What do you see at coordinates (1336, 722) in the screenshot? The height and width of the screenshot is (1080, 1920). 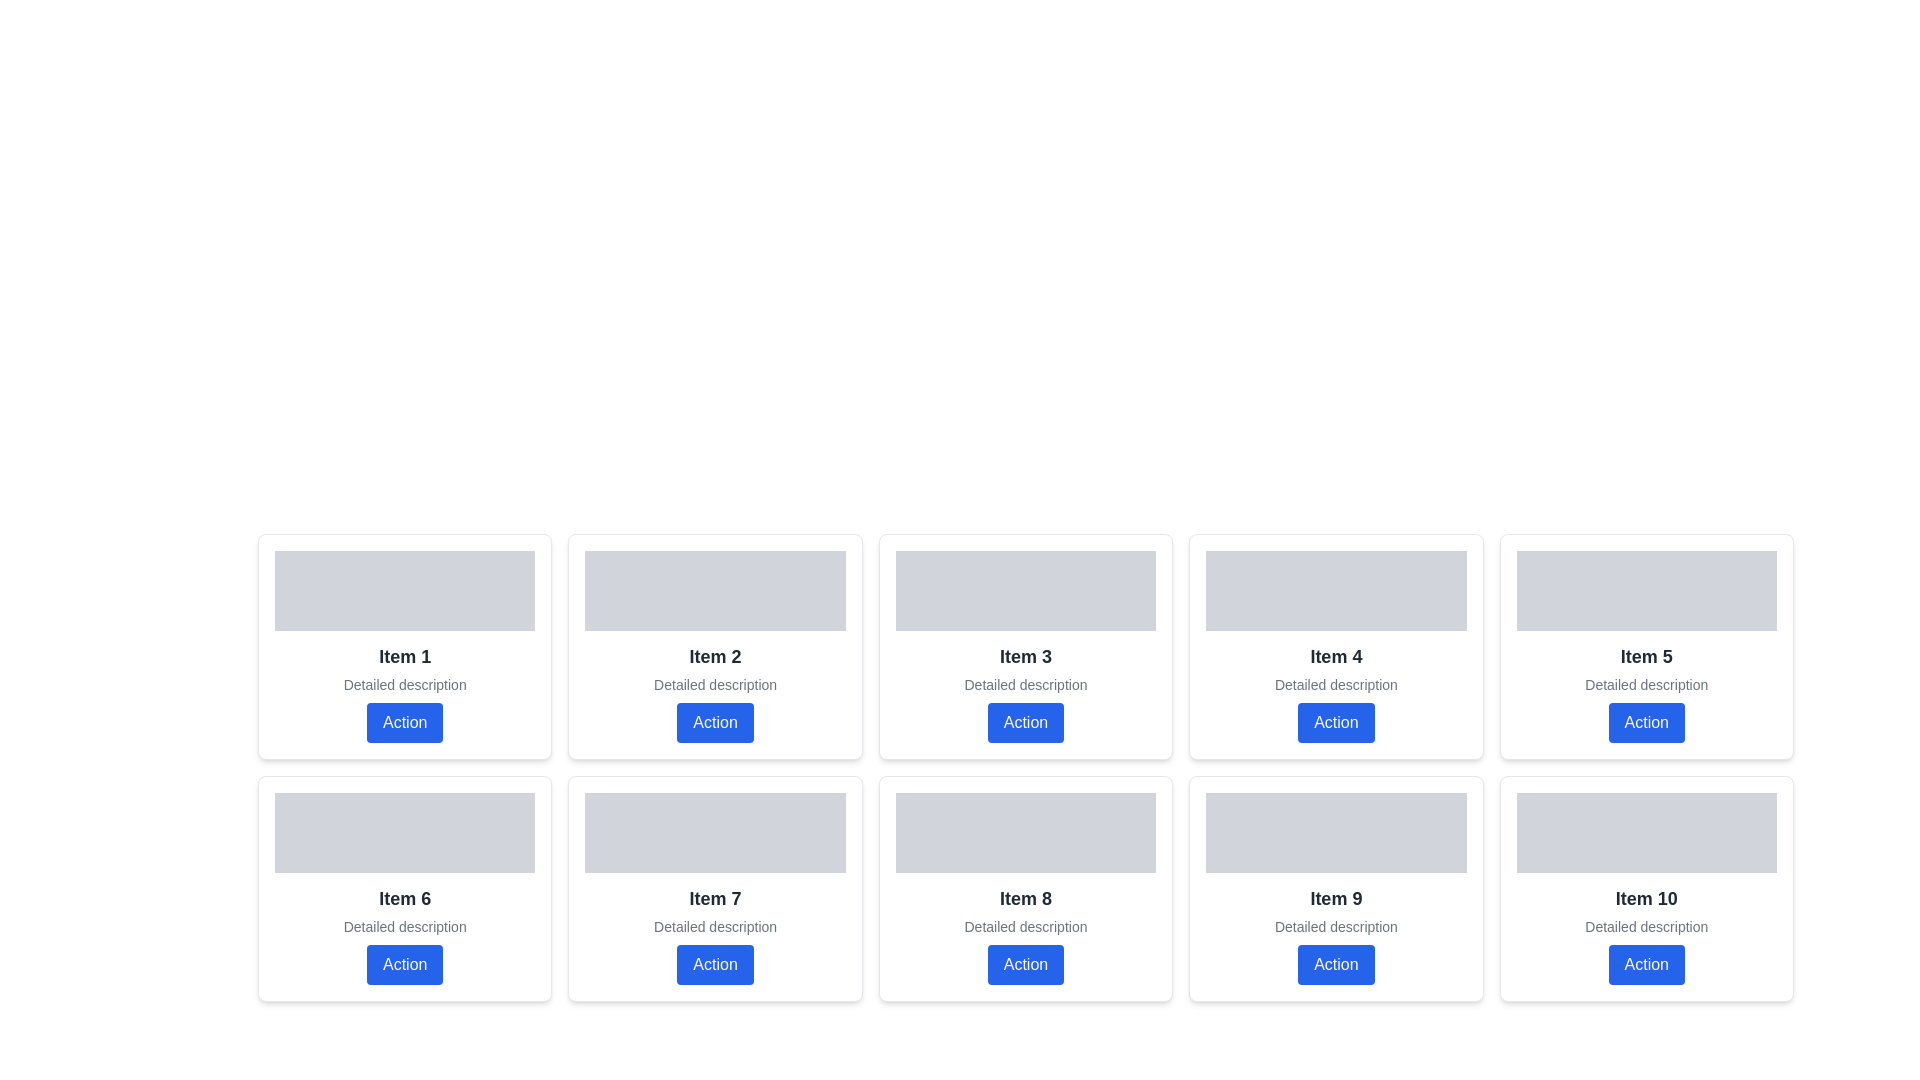 I see `the blue rounded button labeled 'Action' located below the descriptive text of 'Item 4'` at bounding box center [1336, 722].